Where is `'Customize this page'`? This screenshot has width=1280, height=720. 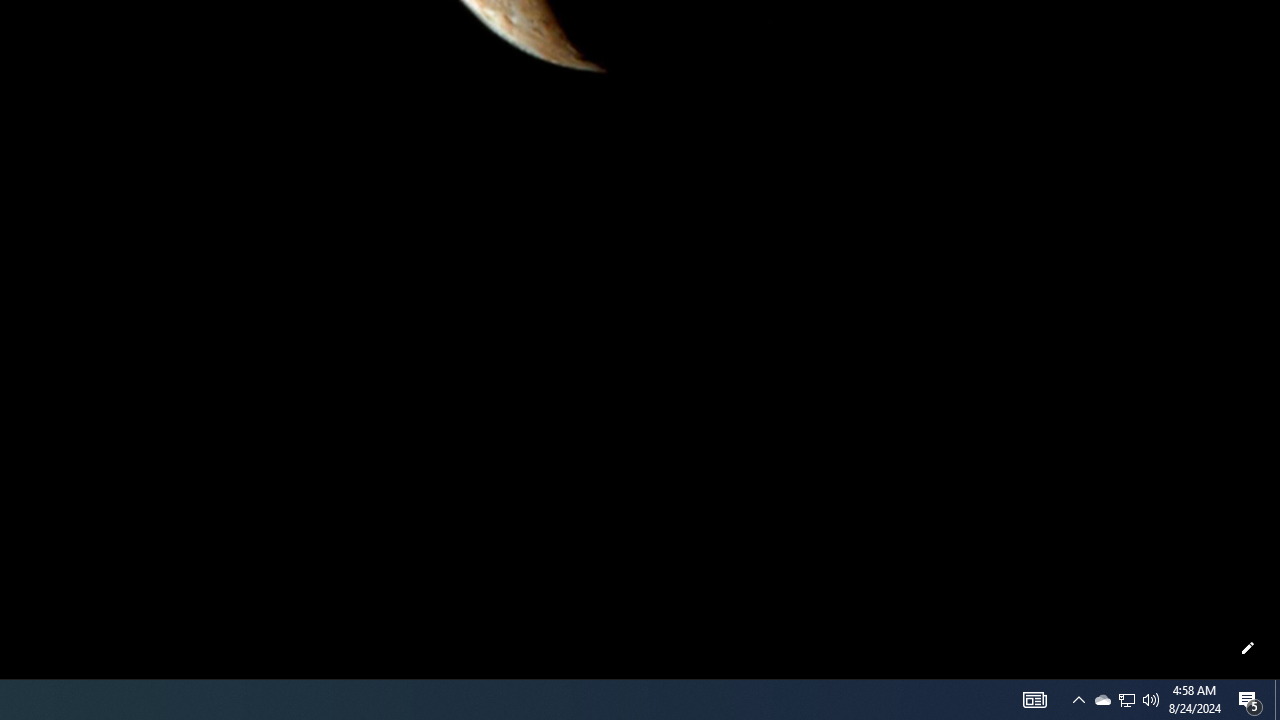
'Customize this page' is located at coordinates (1247, 648).